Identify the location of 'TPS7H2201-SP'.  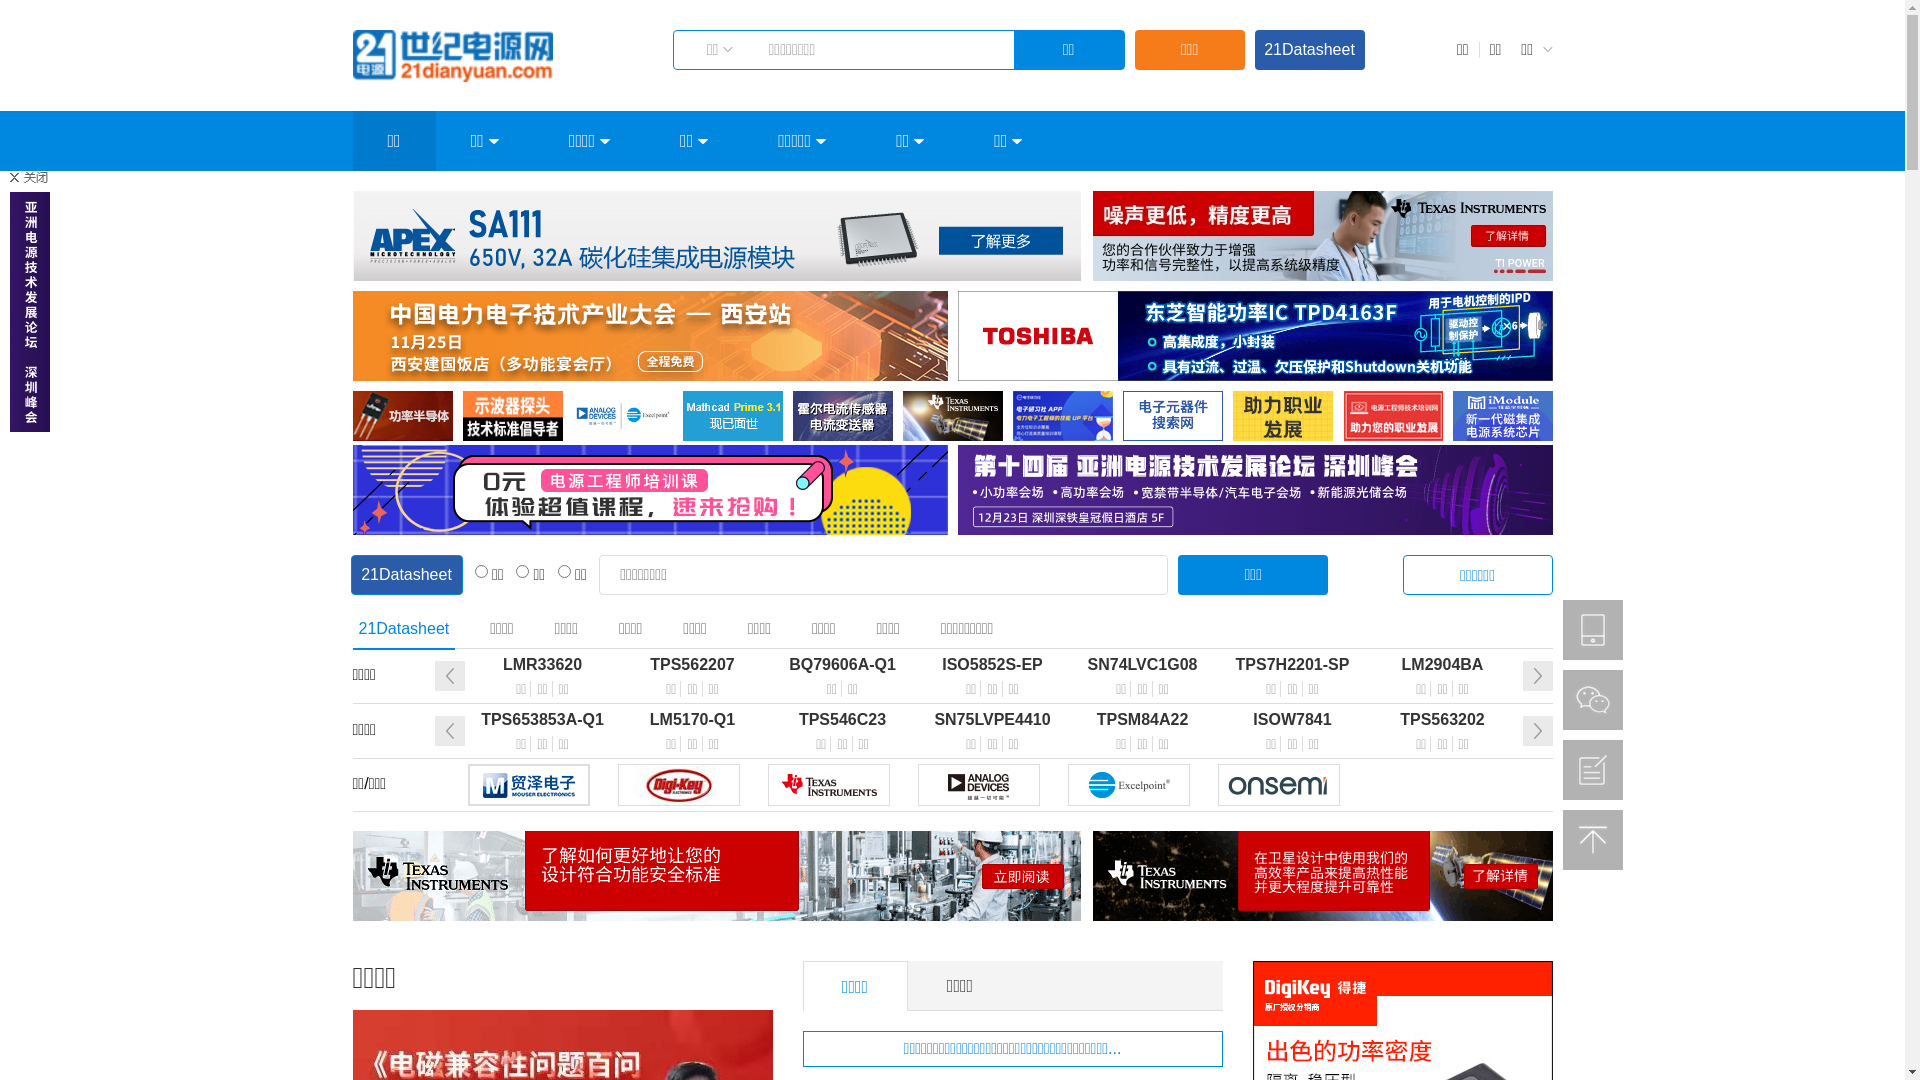
(1217, 664).